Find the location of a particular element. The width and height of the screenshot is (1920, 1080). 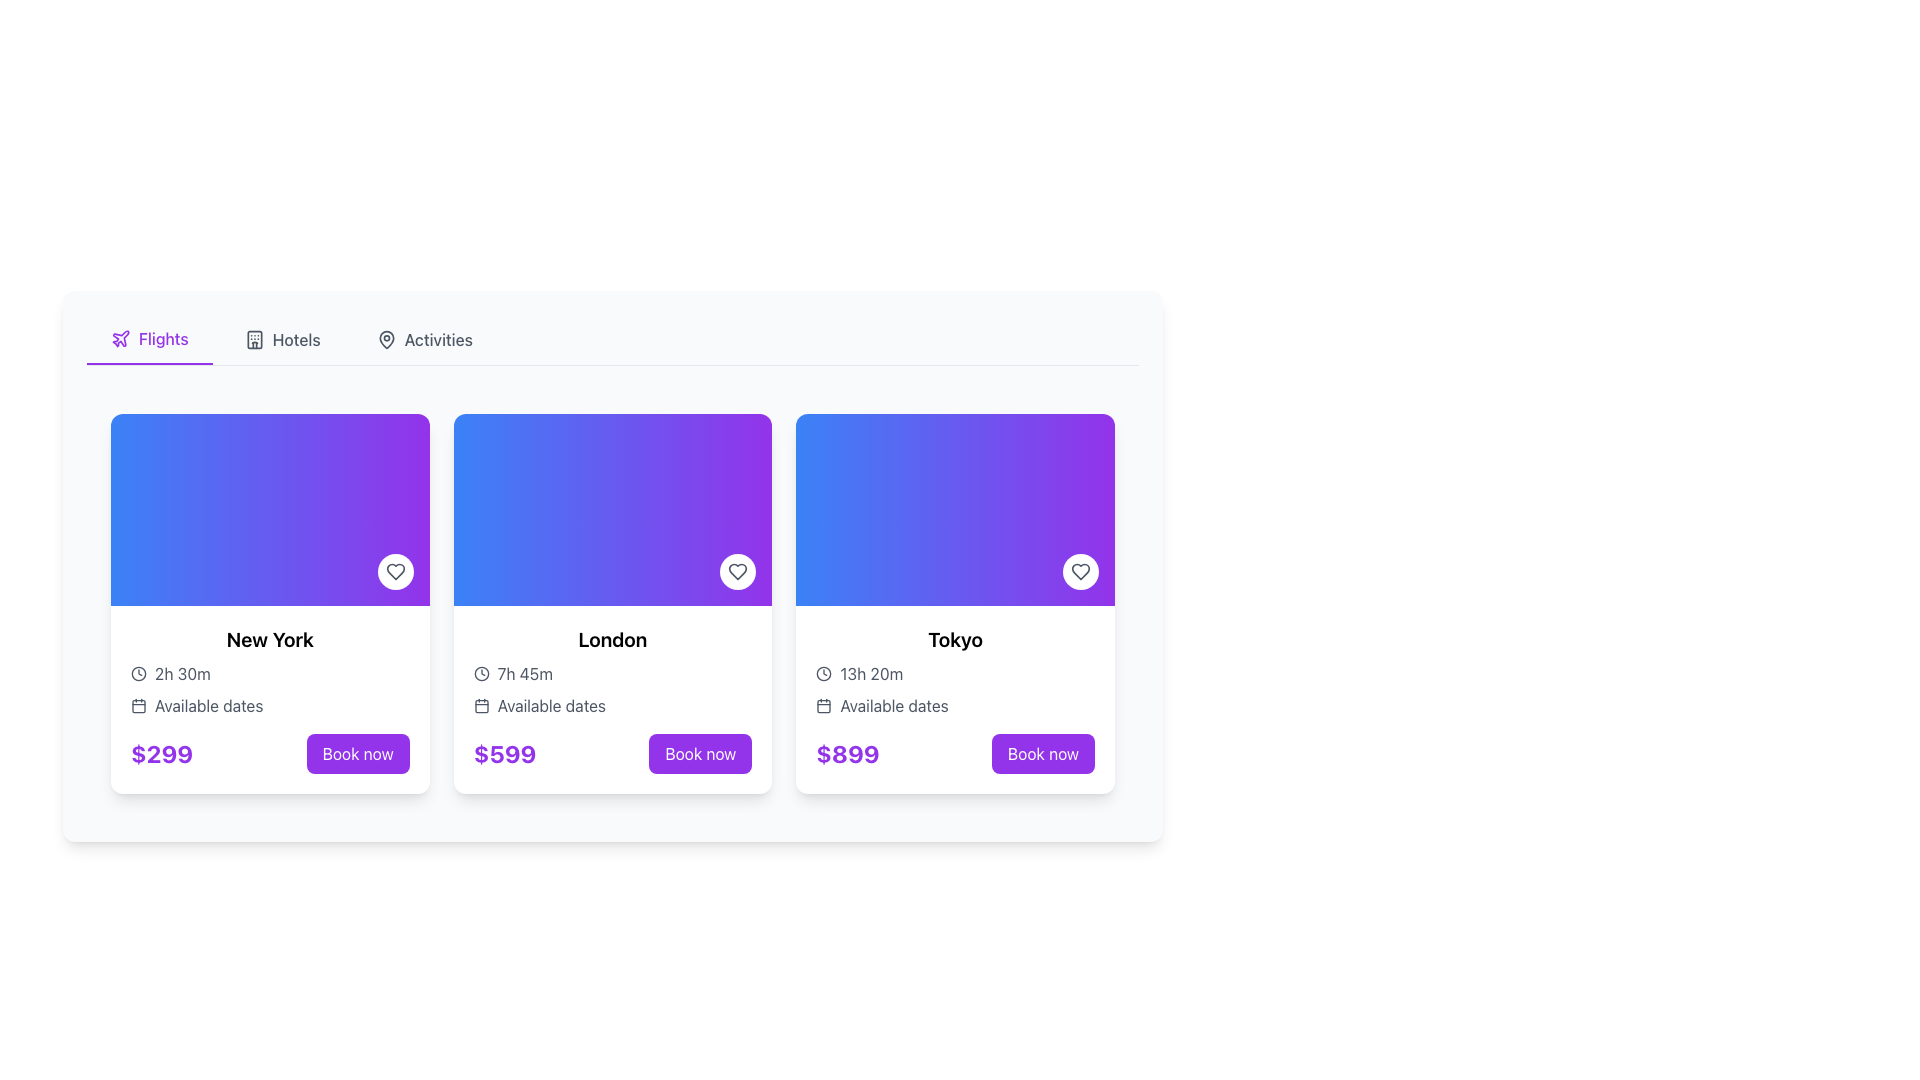

the text label indicating the destination 'Tokyo', which is positioned as the title of the third card in a horizontally arranged set of cards is located at coordinates (954, 640).